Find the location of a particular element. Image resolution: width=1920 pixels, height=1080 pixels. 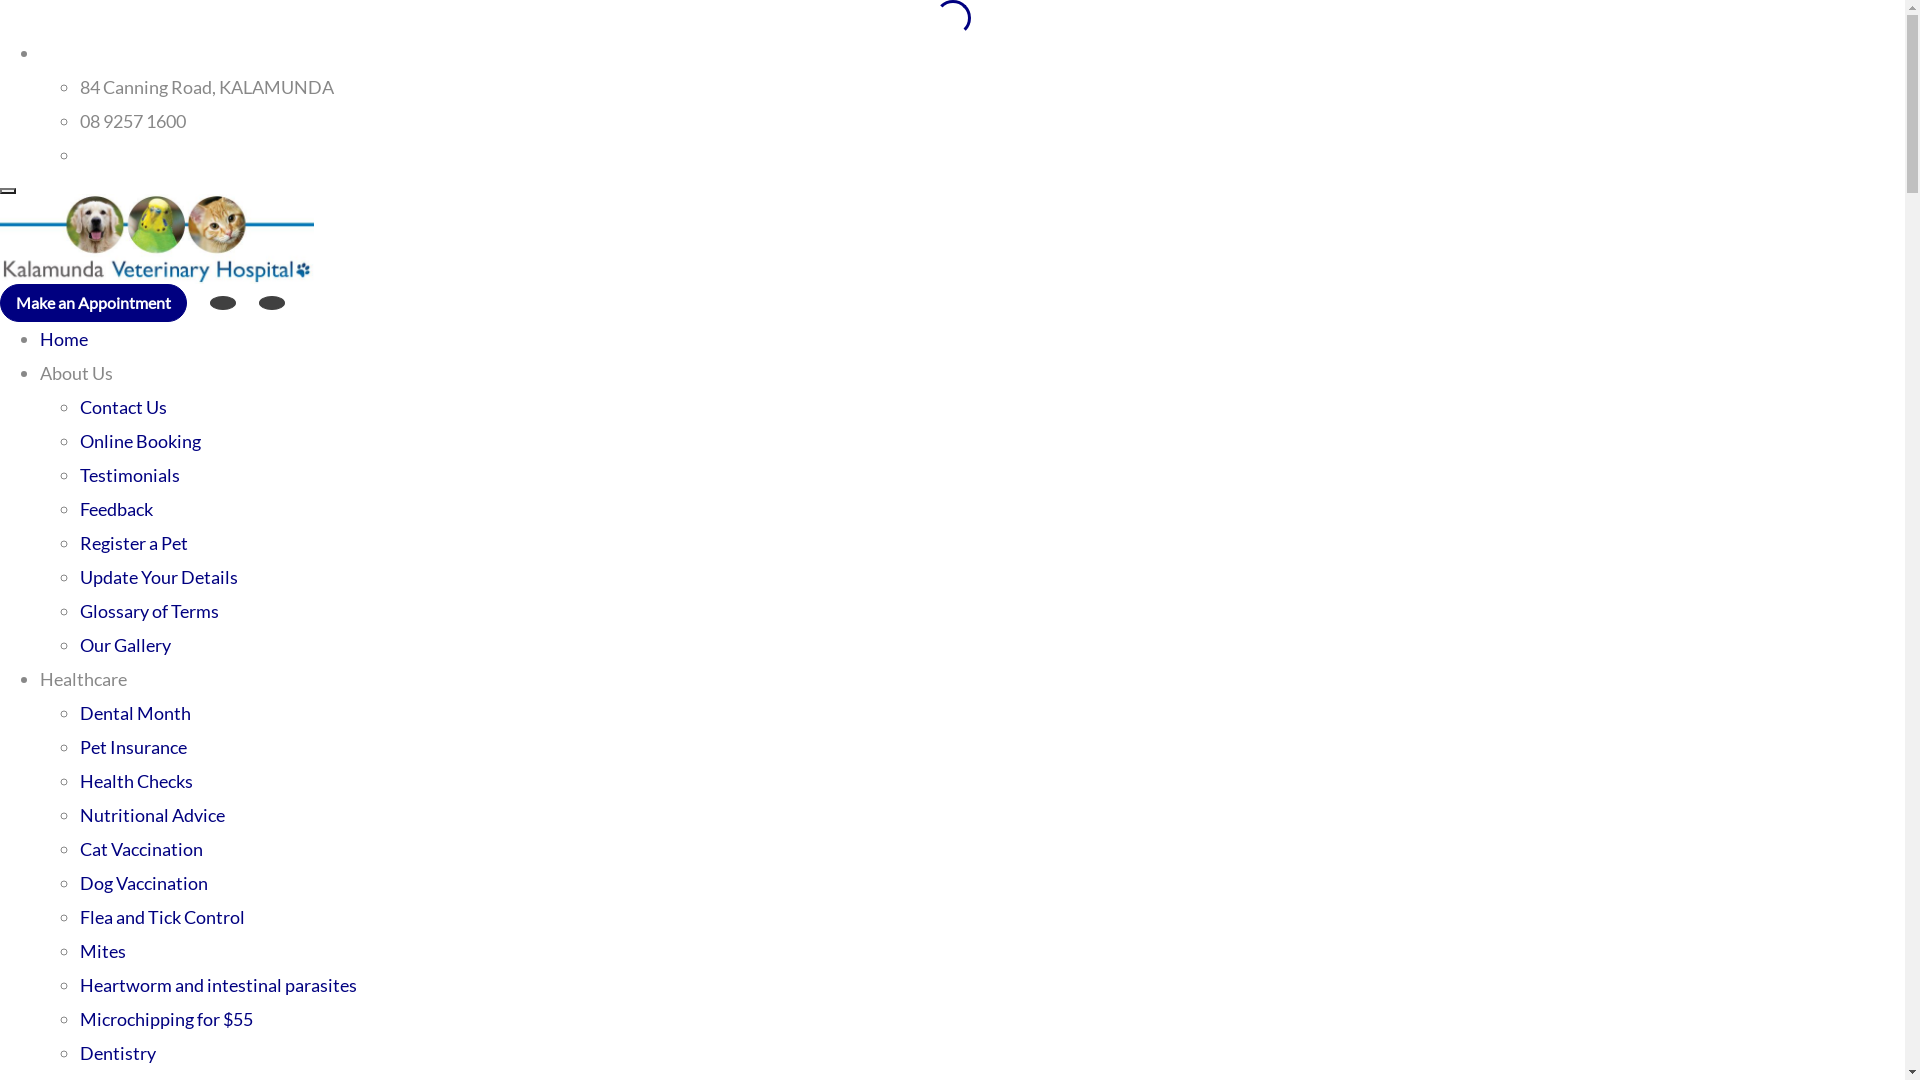

'Online Booking' is located at coordinates (139, 439).